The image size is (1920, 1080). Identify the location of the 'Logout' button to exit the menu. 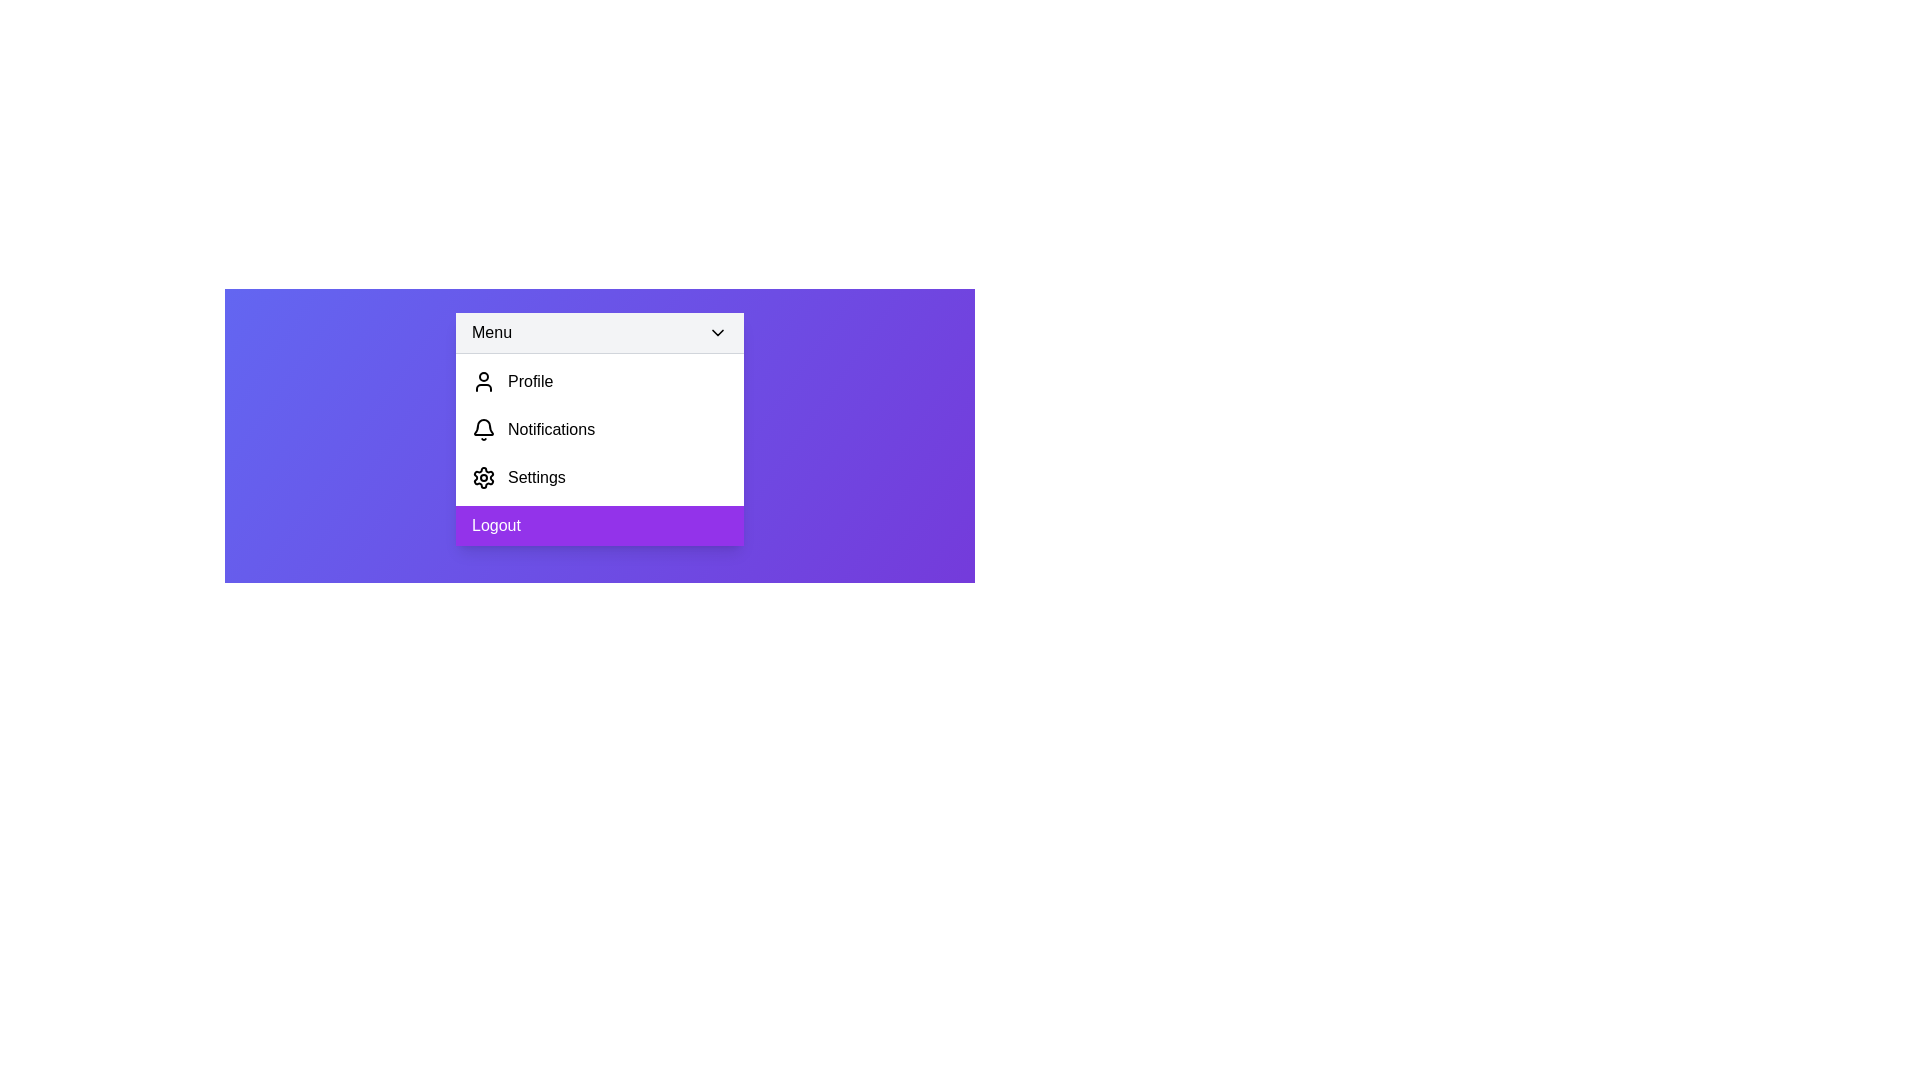
(599, 524).